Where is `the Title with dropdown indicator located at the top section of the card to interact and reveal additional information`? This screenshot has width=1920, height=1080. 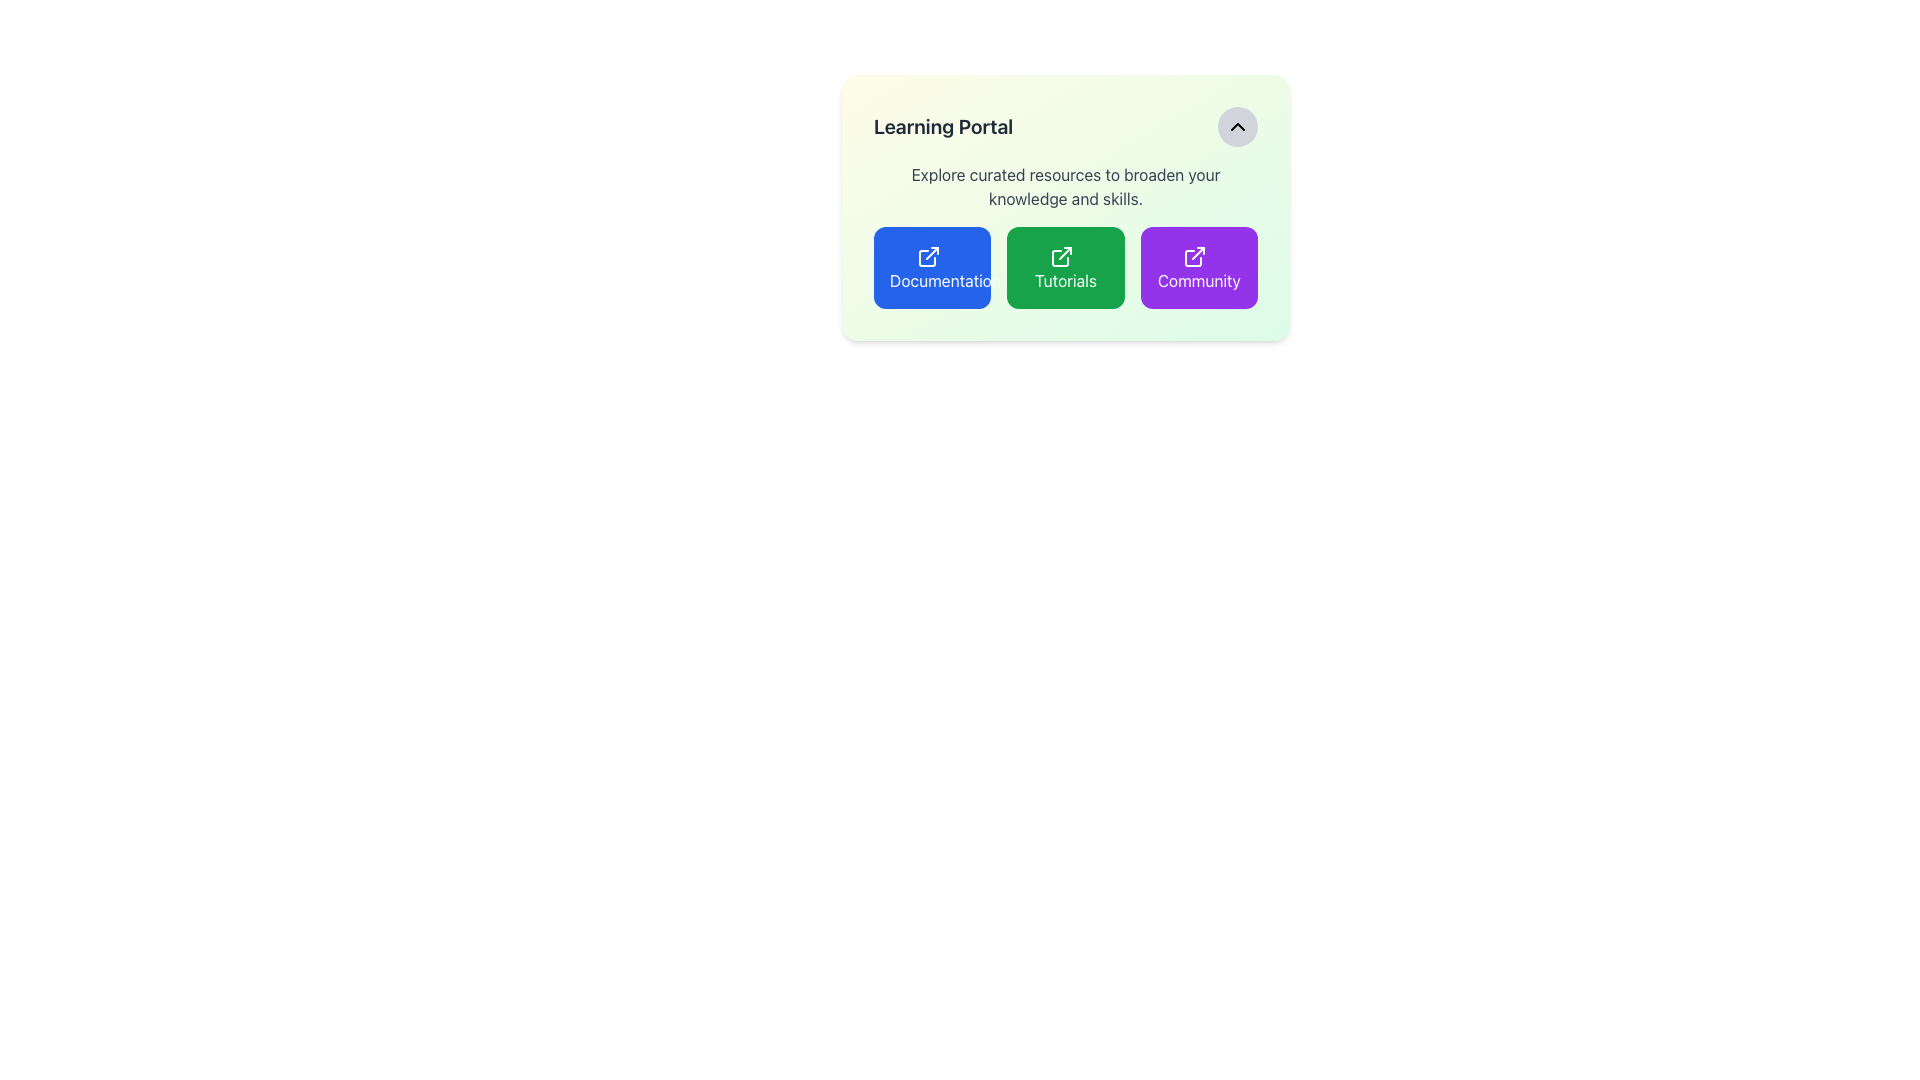
the Title with dropdown indicator located at the top section of the card to interact and reveal additional information is located at coordinates (1064, 127).